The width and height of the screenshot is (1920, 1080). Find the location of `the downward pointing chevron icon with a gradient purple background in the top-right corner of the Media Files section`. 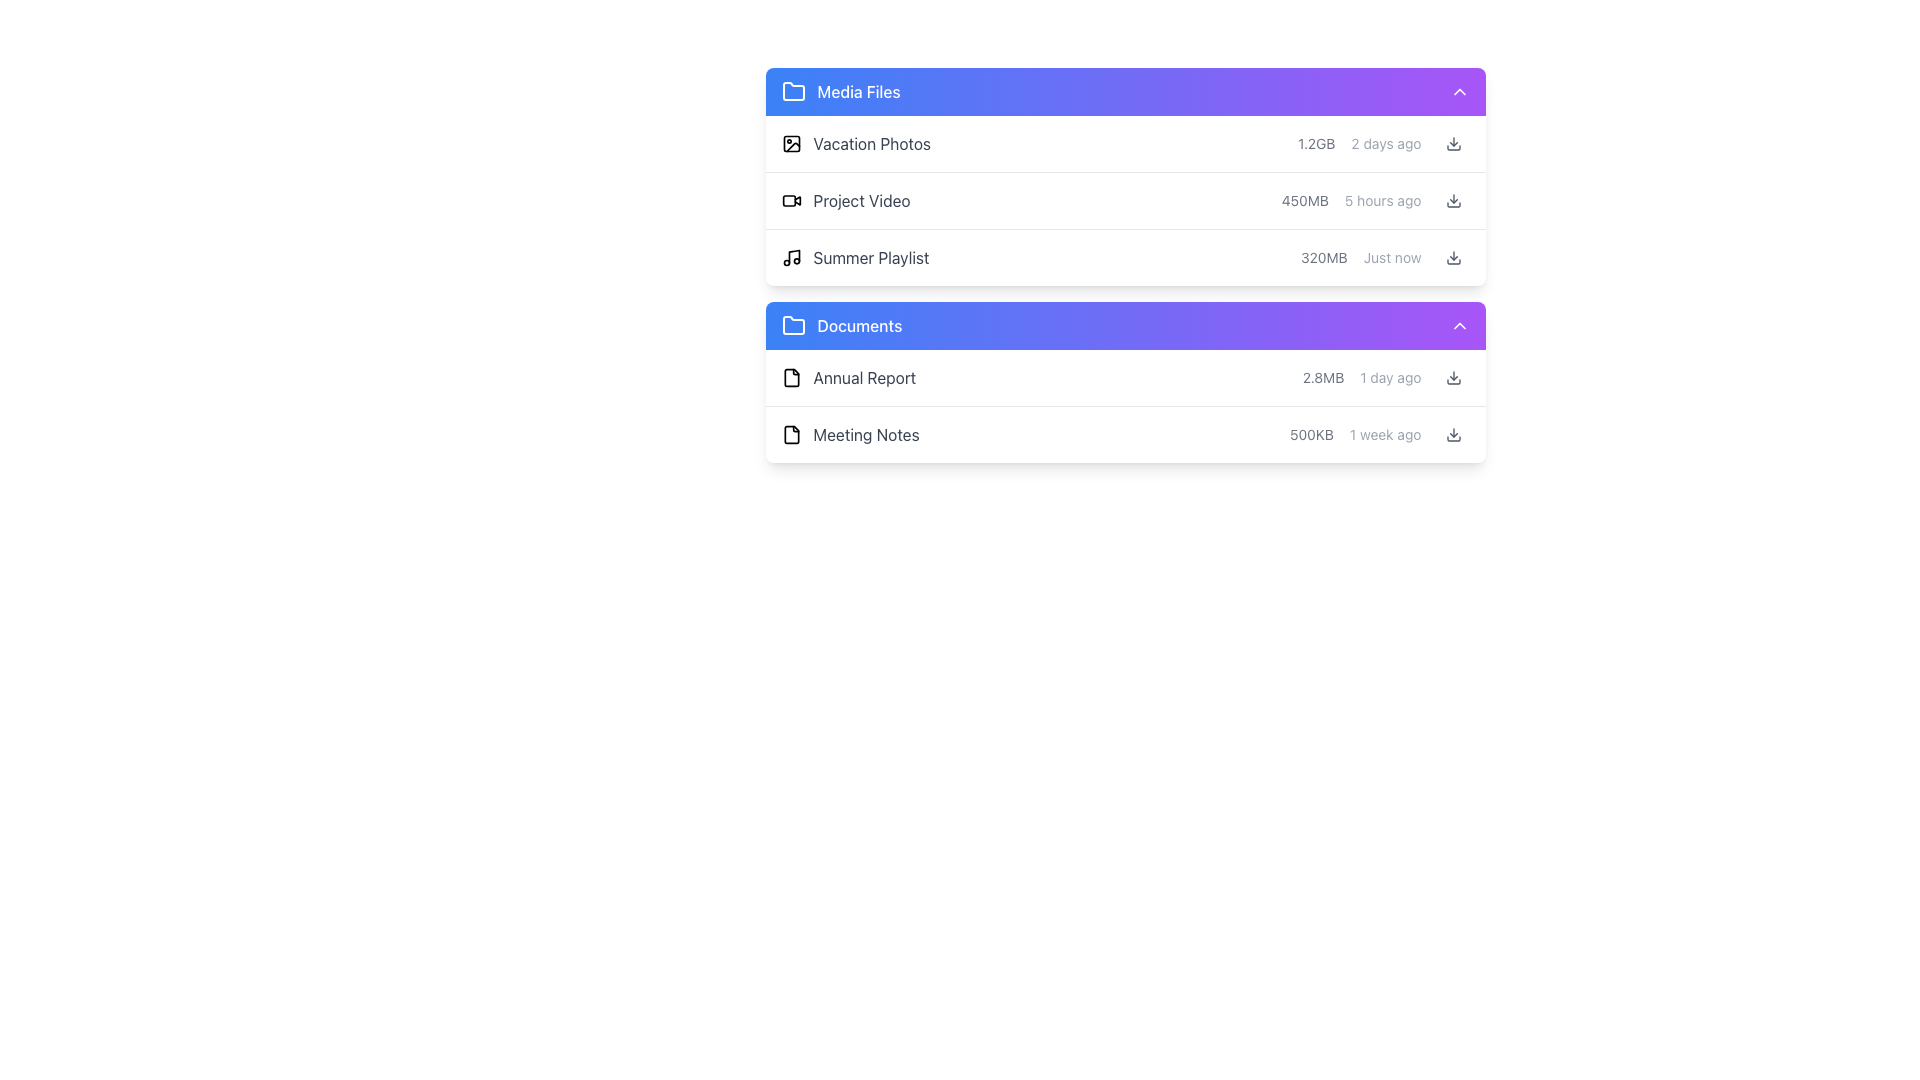

the downward pointing chevron icon with a gradient purple background in the top-right corner of the Media Files section is located at coordinates (1459, 92).